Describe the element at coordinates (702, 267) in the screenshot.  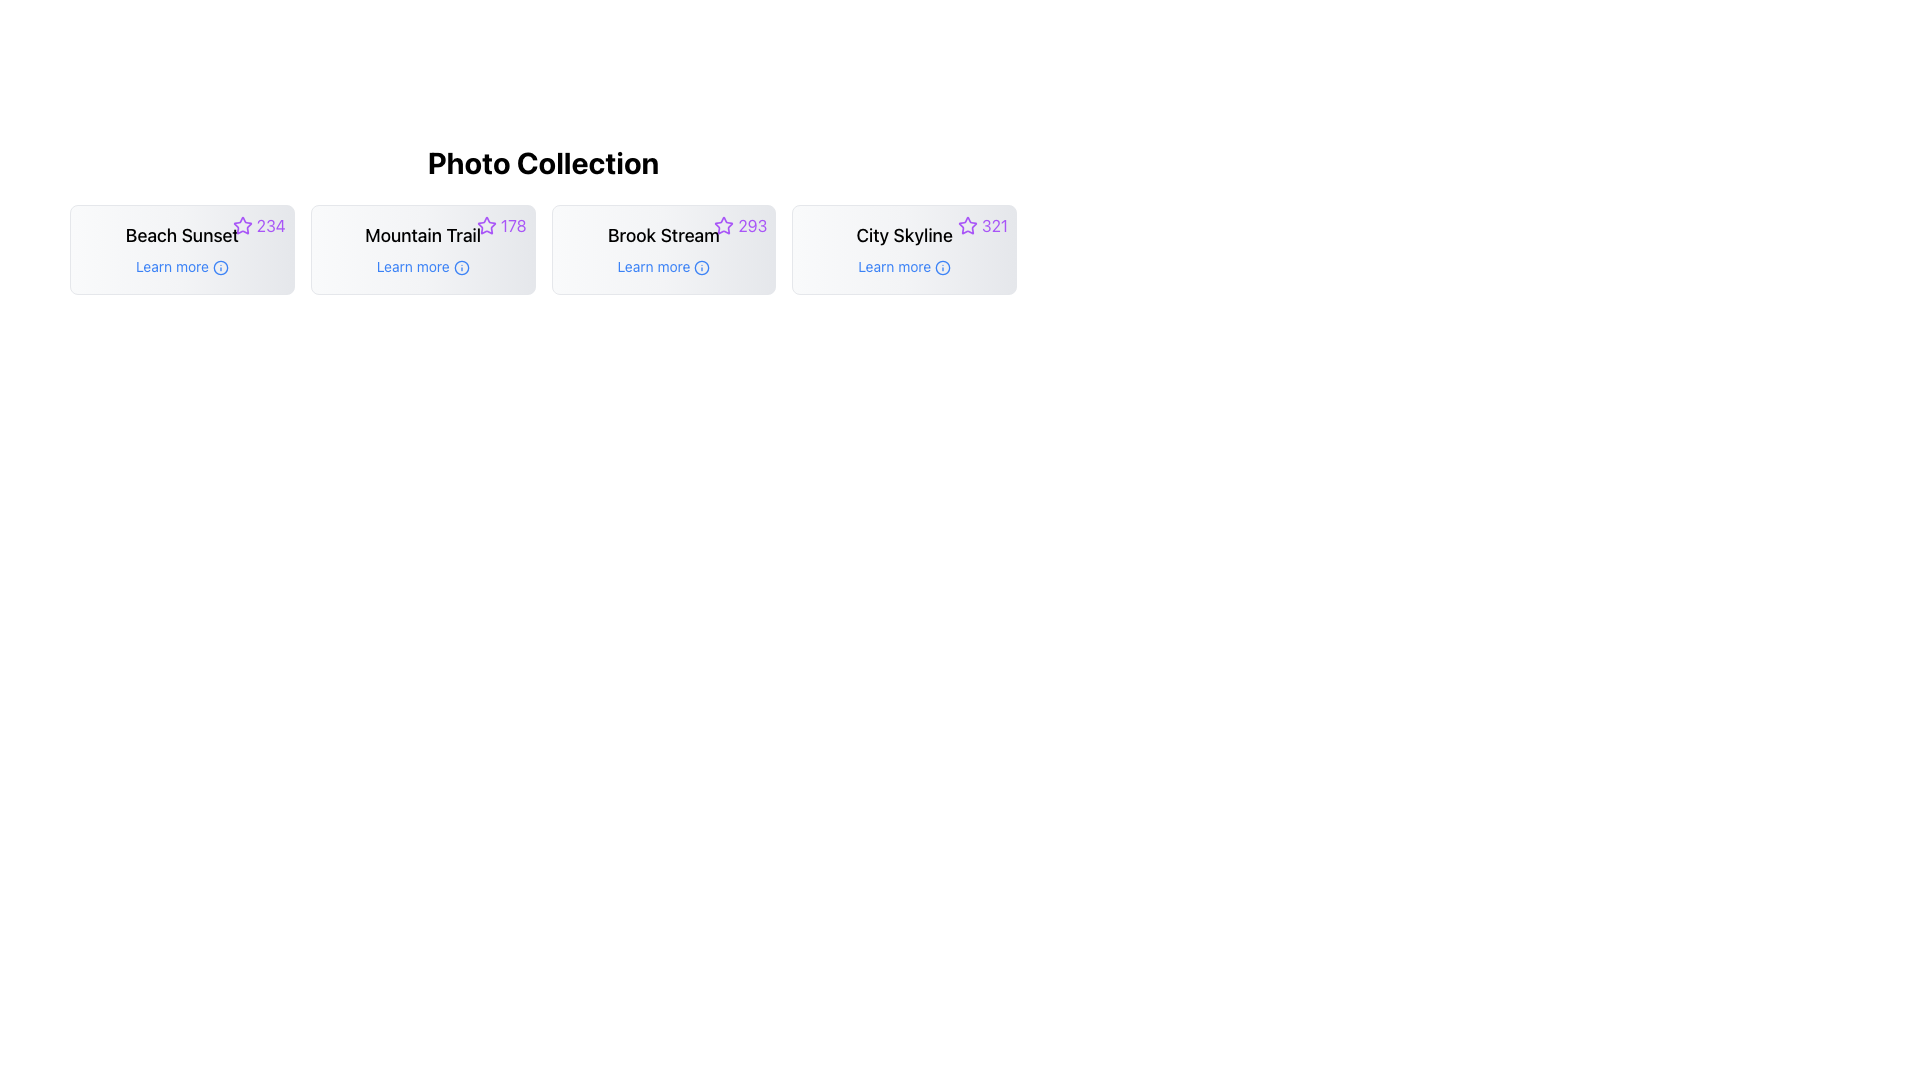
I see `the SVG circle element that serves as a background for the information icon in the 'Brook Stream' item located in the second row, second column of the grid` at that location.